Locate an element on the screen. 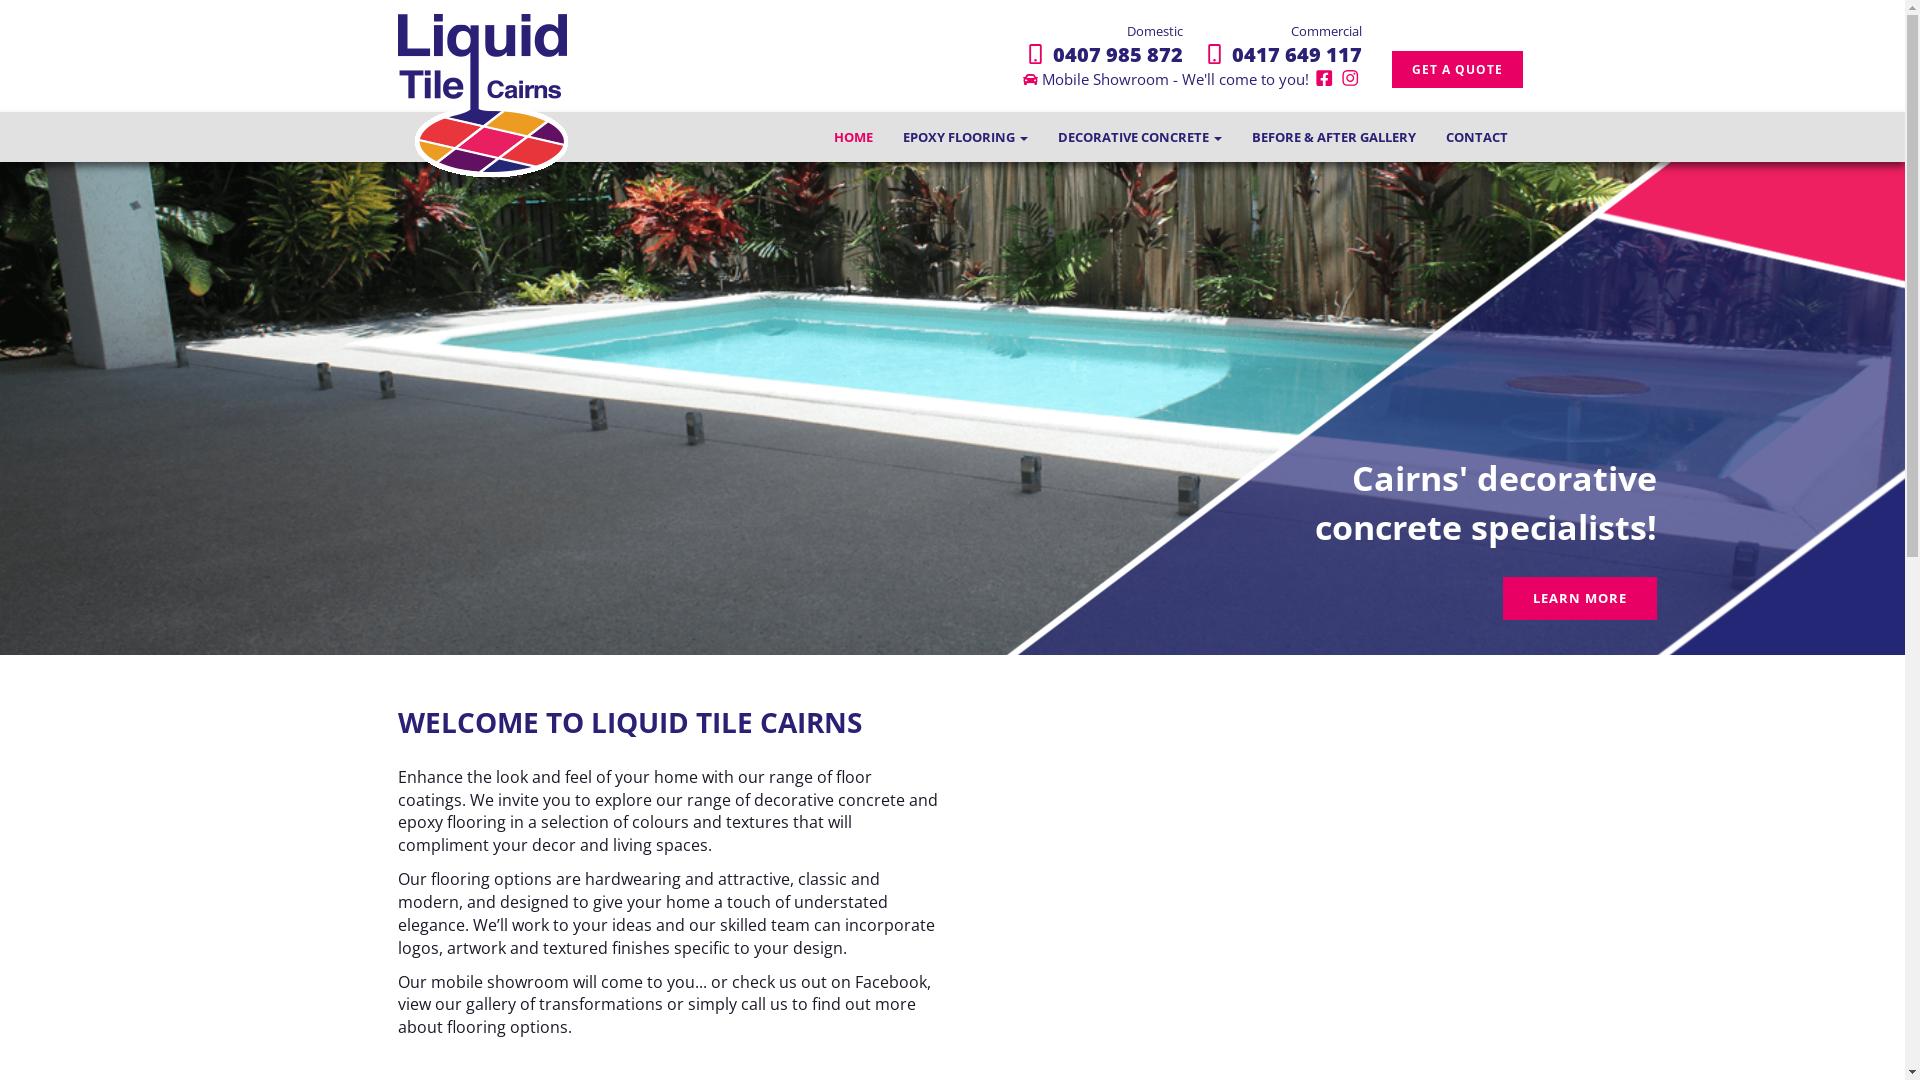  'DECORATIVE CONCRETE' is located at coordinates (1138, 136).